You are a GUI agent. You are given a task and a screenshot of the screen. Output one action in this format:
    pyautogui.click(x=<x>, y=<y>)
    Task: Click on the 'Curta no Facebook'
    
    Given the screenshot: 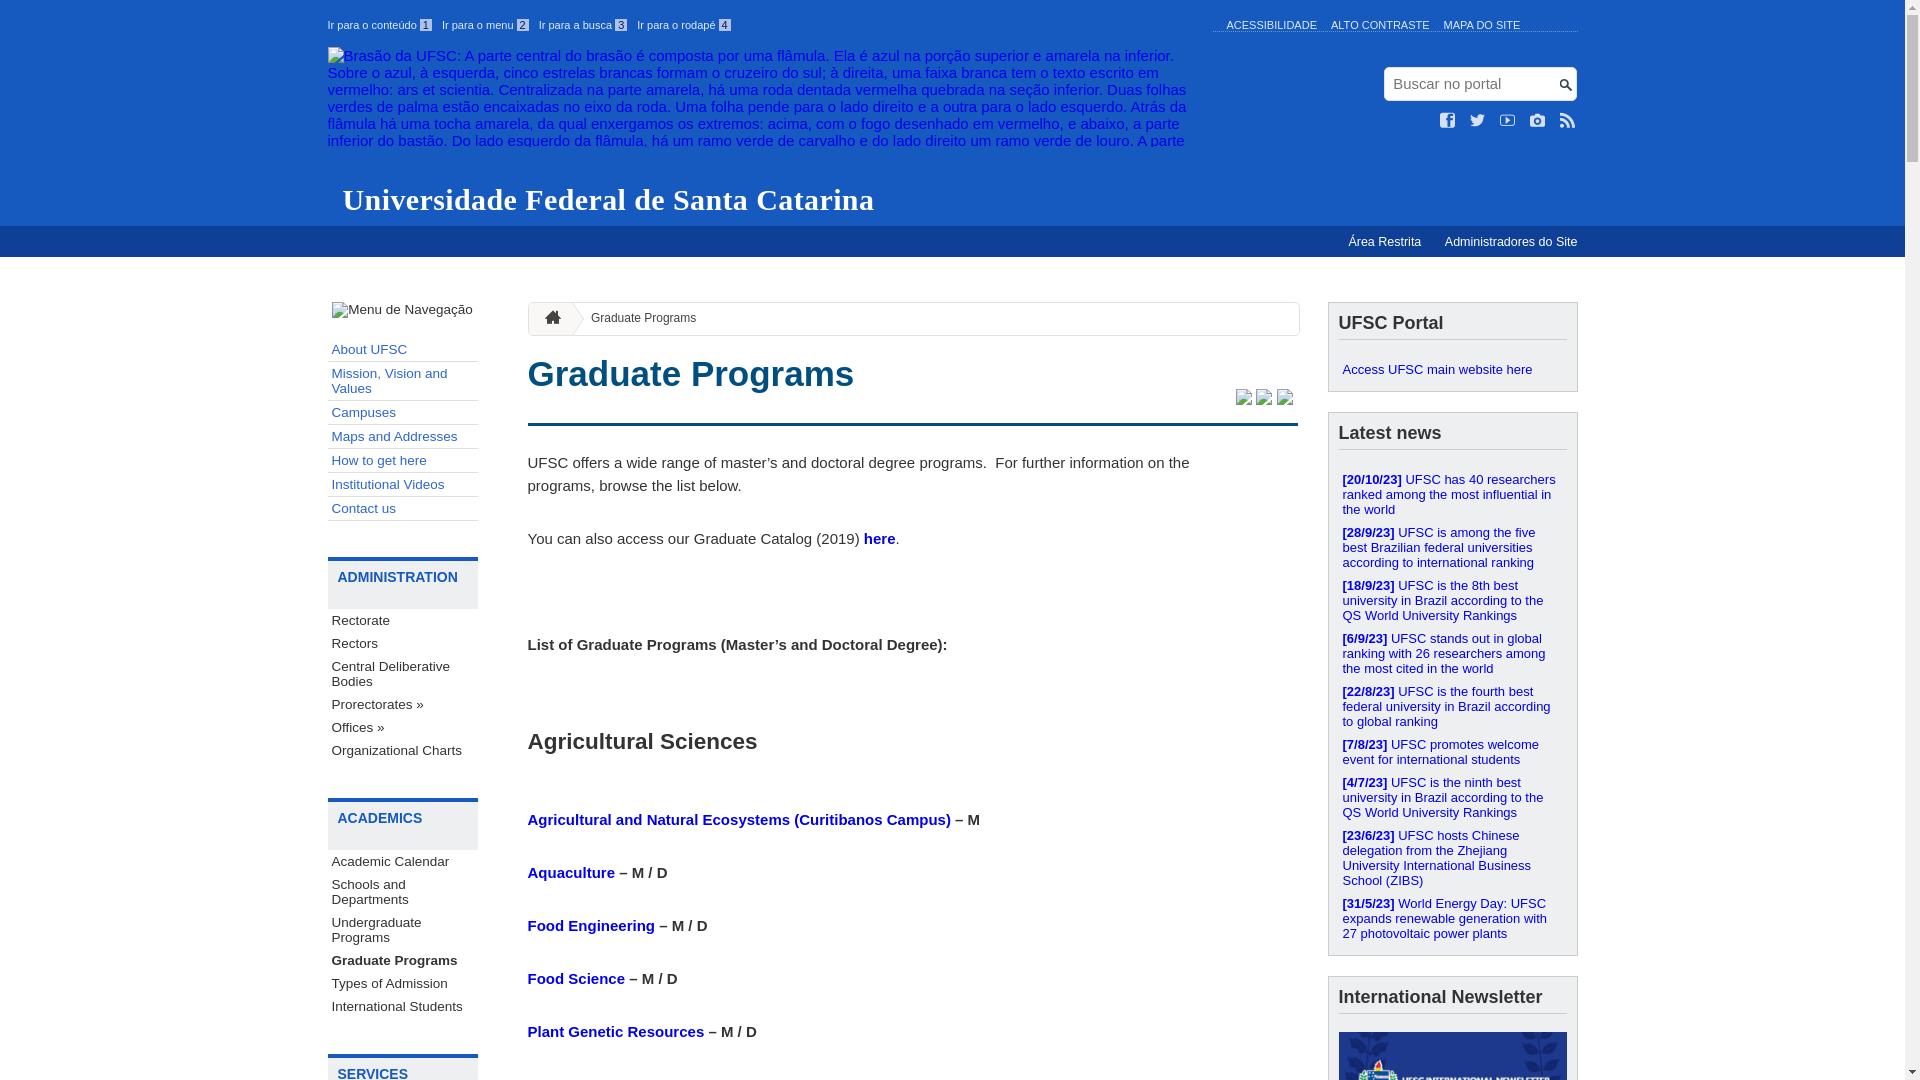 What is the action you would take?
    pyautogui.click(x=1448, y=120)
    